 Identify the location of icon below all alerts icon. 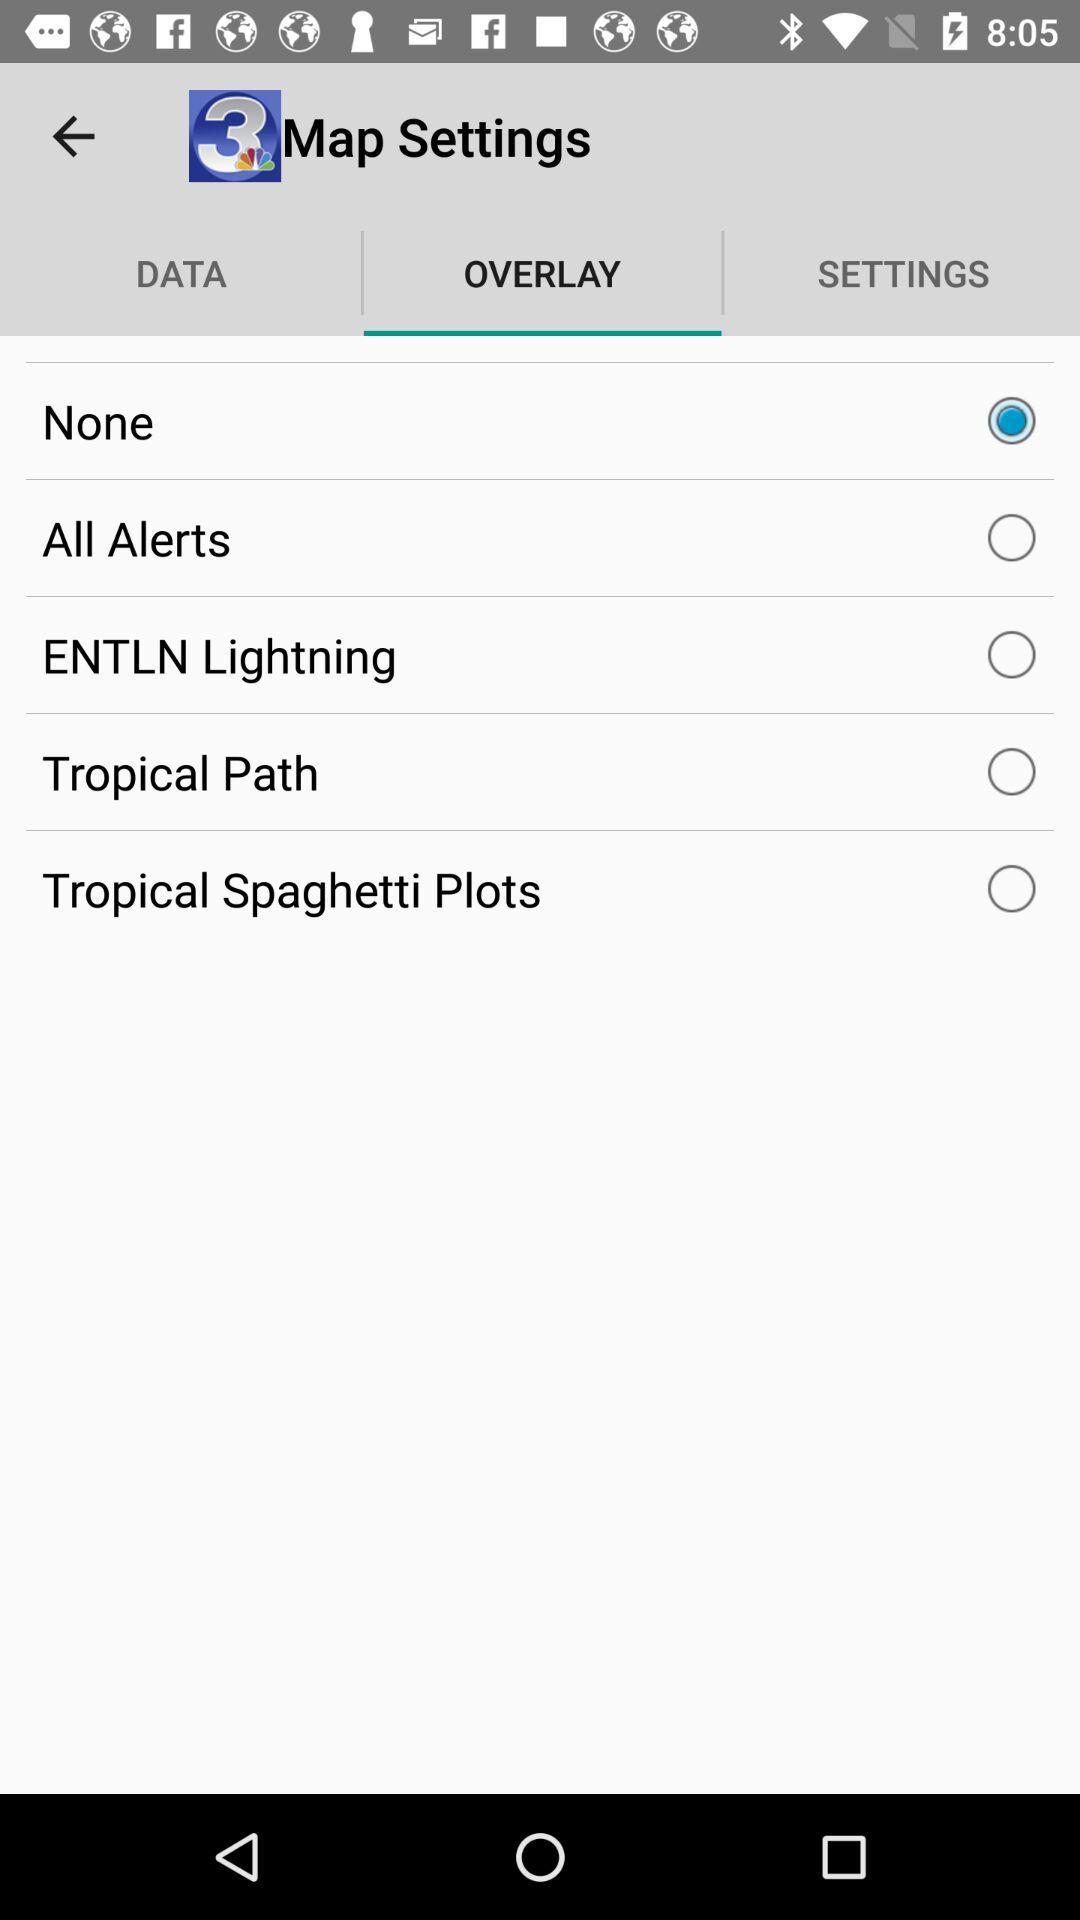
(540, 655).